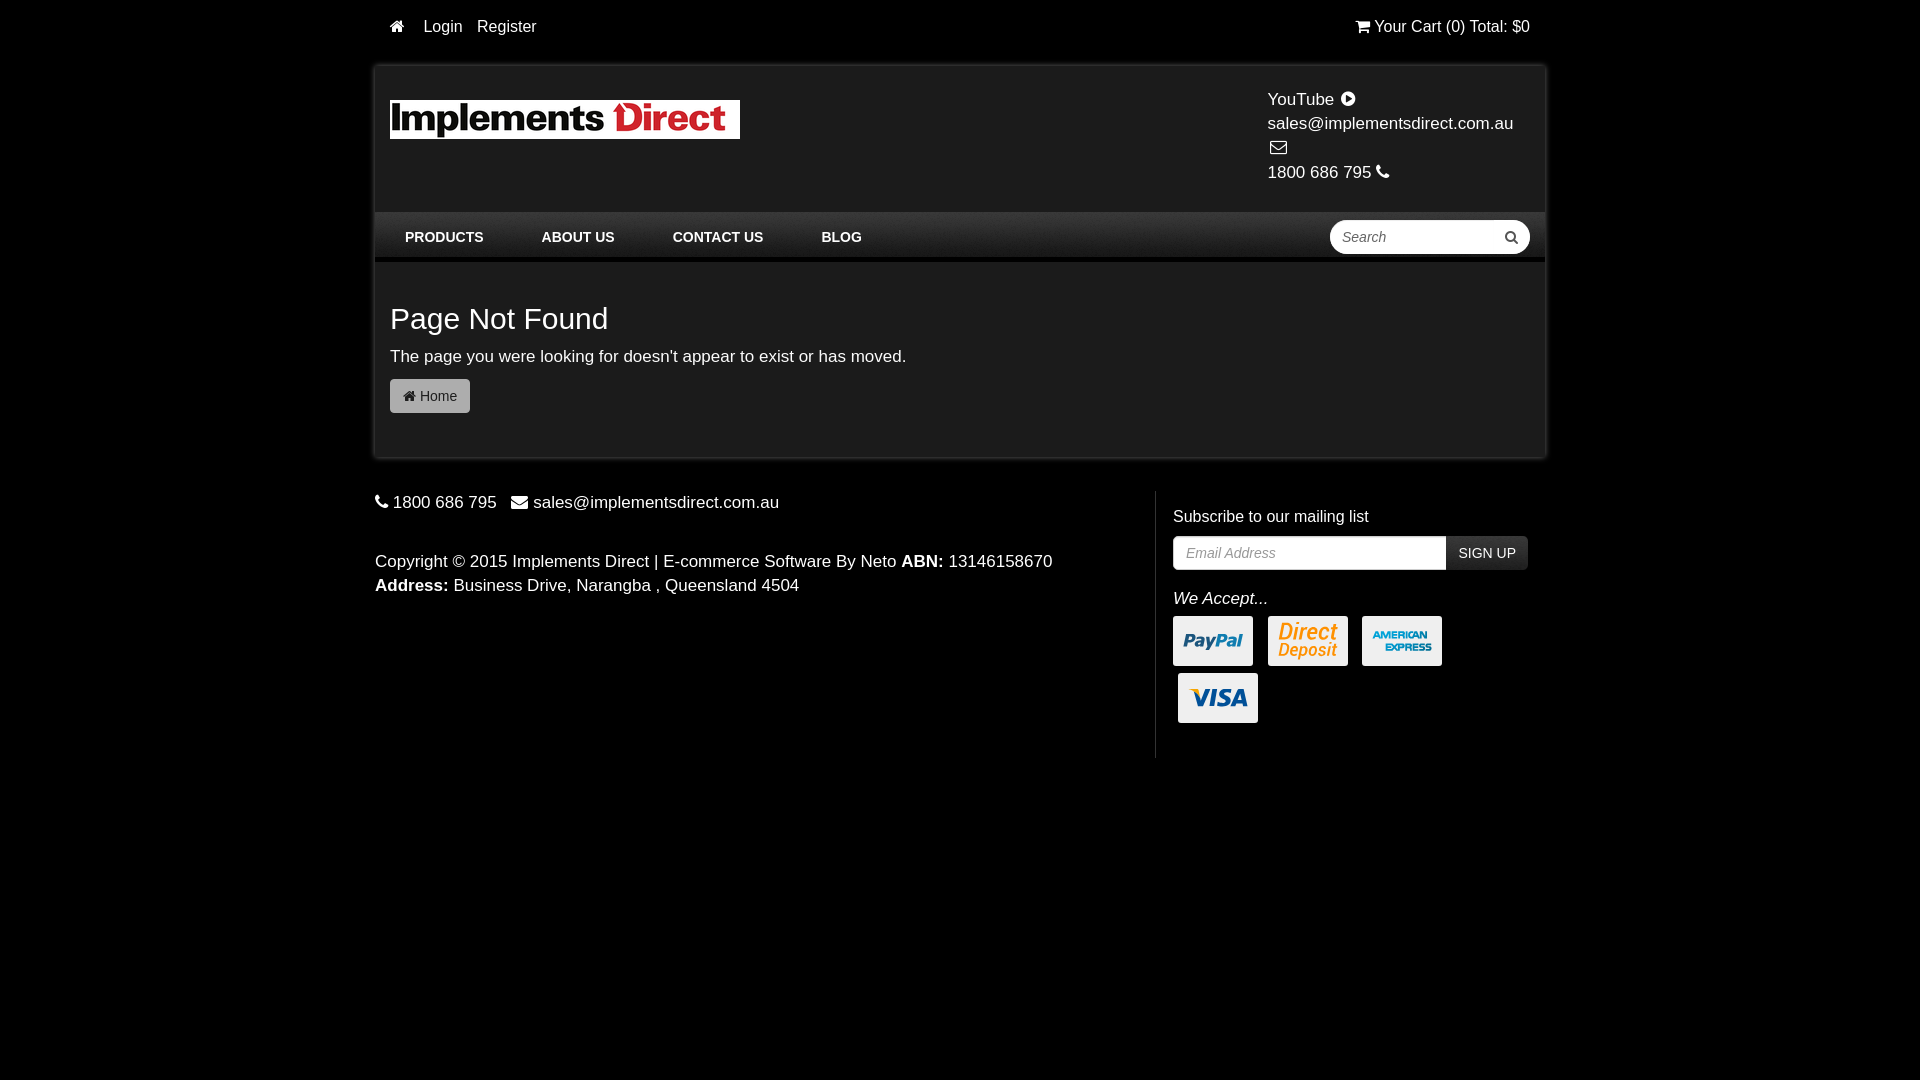 The height and width of the screenshot is (1080, 1920). What do you see at coordinates (718, 235) in the screenshot?
I see `'CONTACT US'` at bounding box center [718, 235].